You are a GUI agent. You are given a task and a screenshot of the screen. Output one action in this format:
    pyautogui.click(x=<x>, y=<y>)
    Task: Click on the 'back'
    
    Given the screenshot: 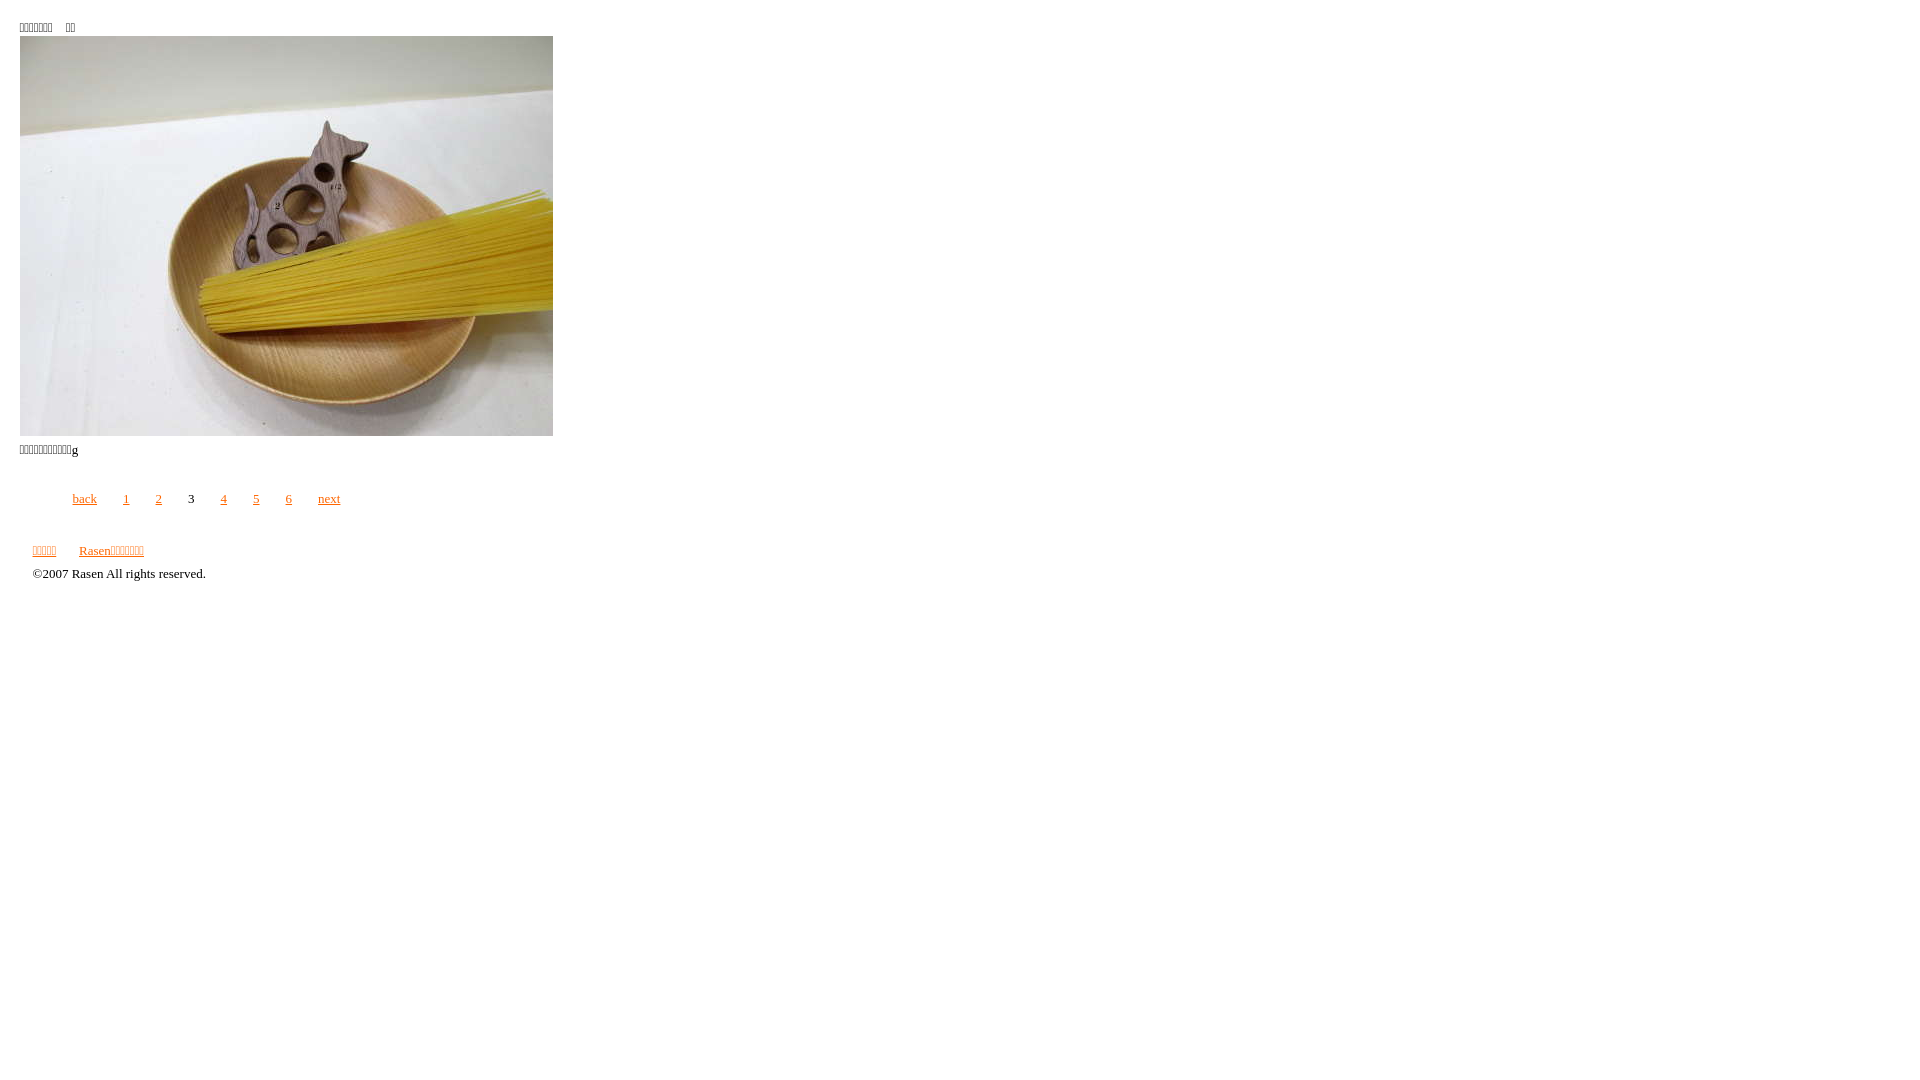 What is the action you would take?
    pyautogui.click(x=83, y=496)
    